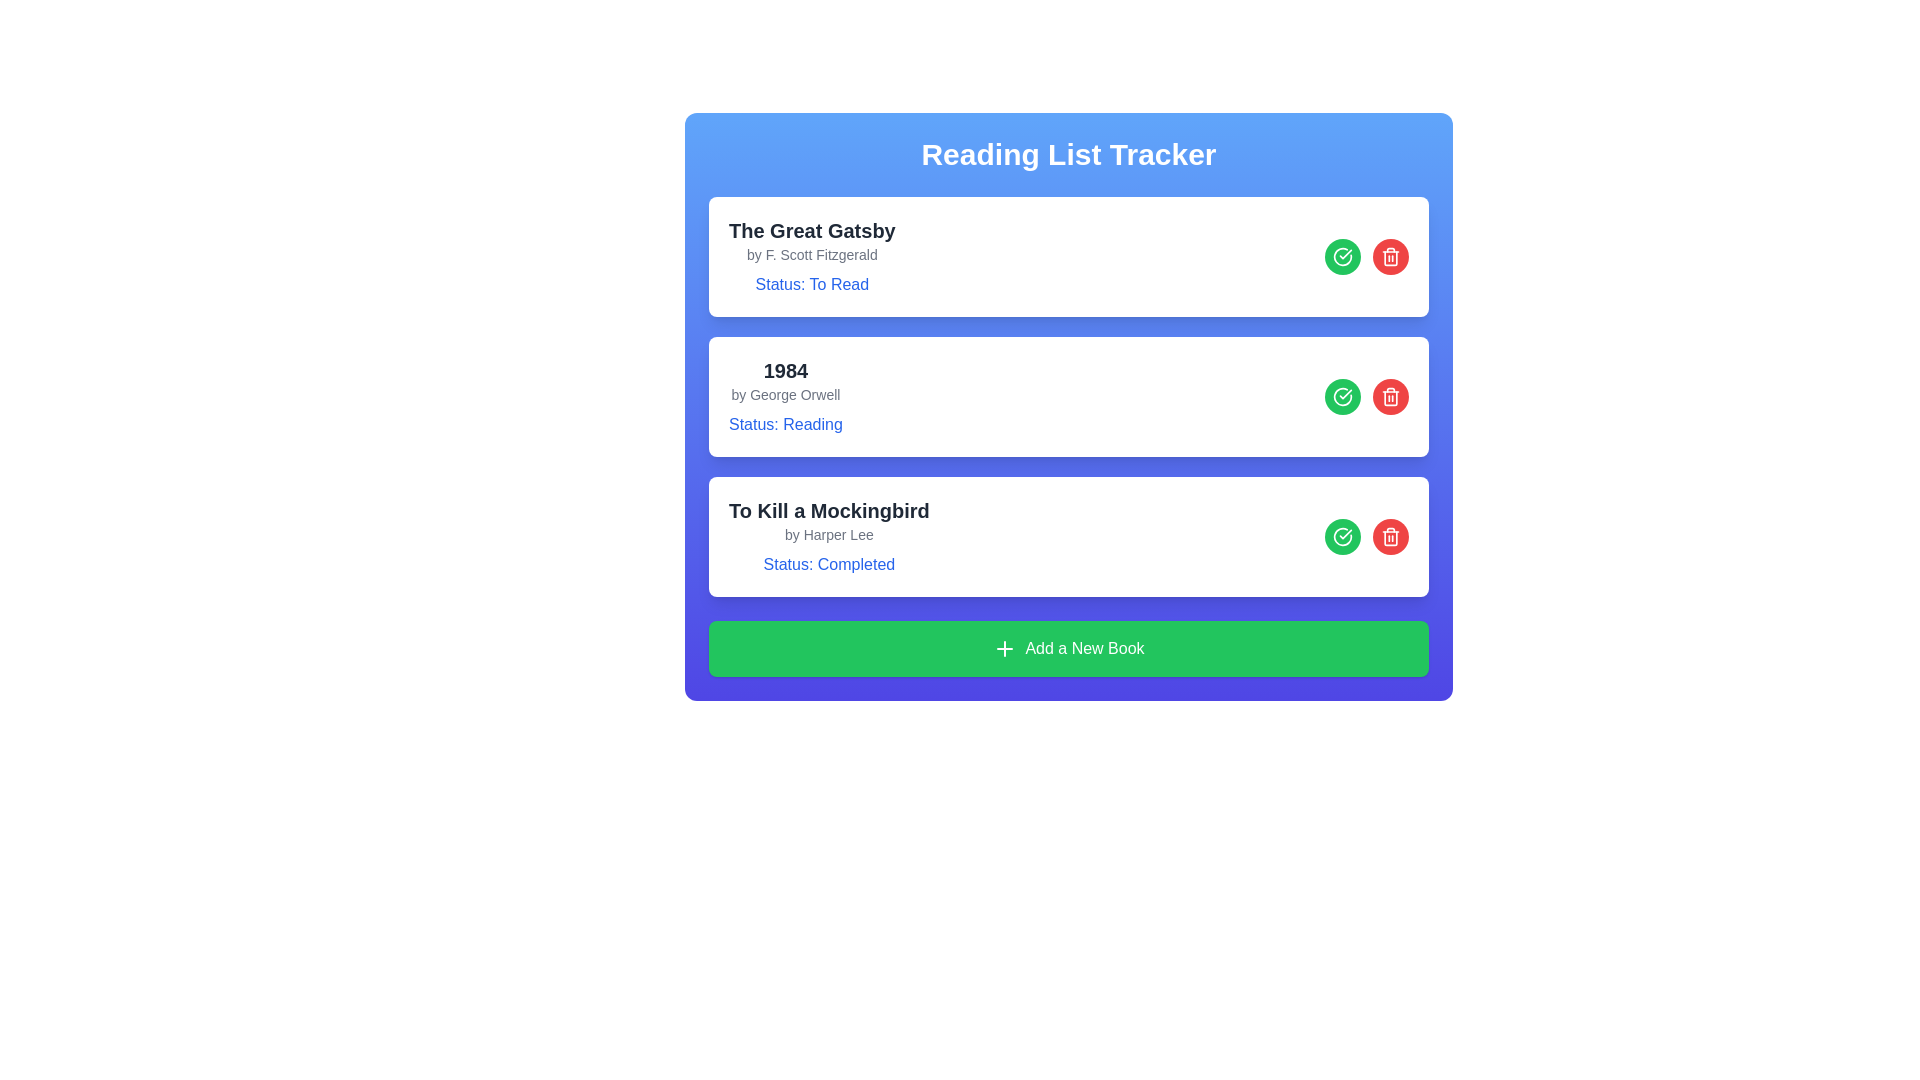 The height and width of the screenshot is (1080, 1920). Describe the element at coordinates (1390, 256) in the screenshot. I see `the delete icon button located at the far right of the second row in the list of items, associated with the block titled '1984' by George Orwell` at that location.